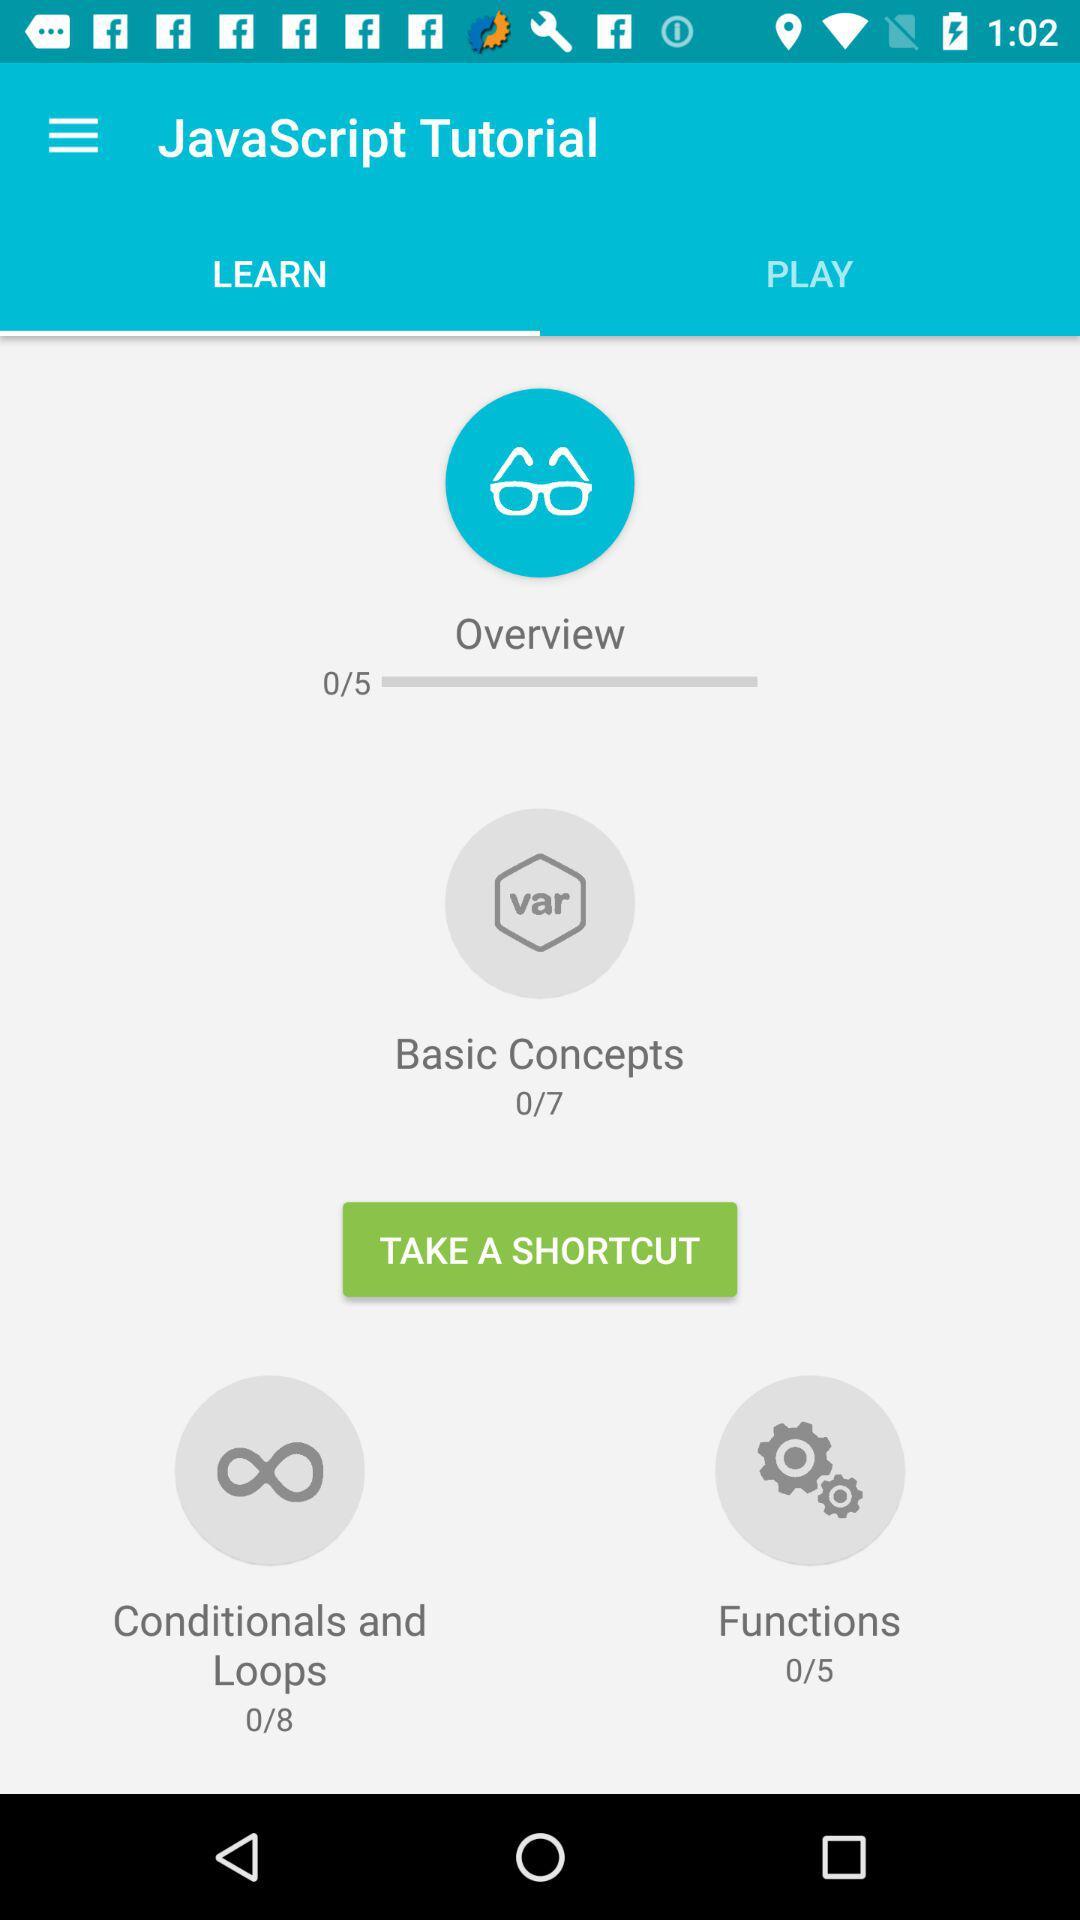 The width and height of the screenshot is (1080, 1920). Describe the element at coordinates (72, 135) in the screenshot. I see `the icon above the conditionals and loops` at that location.